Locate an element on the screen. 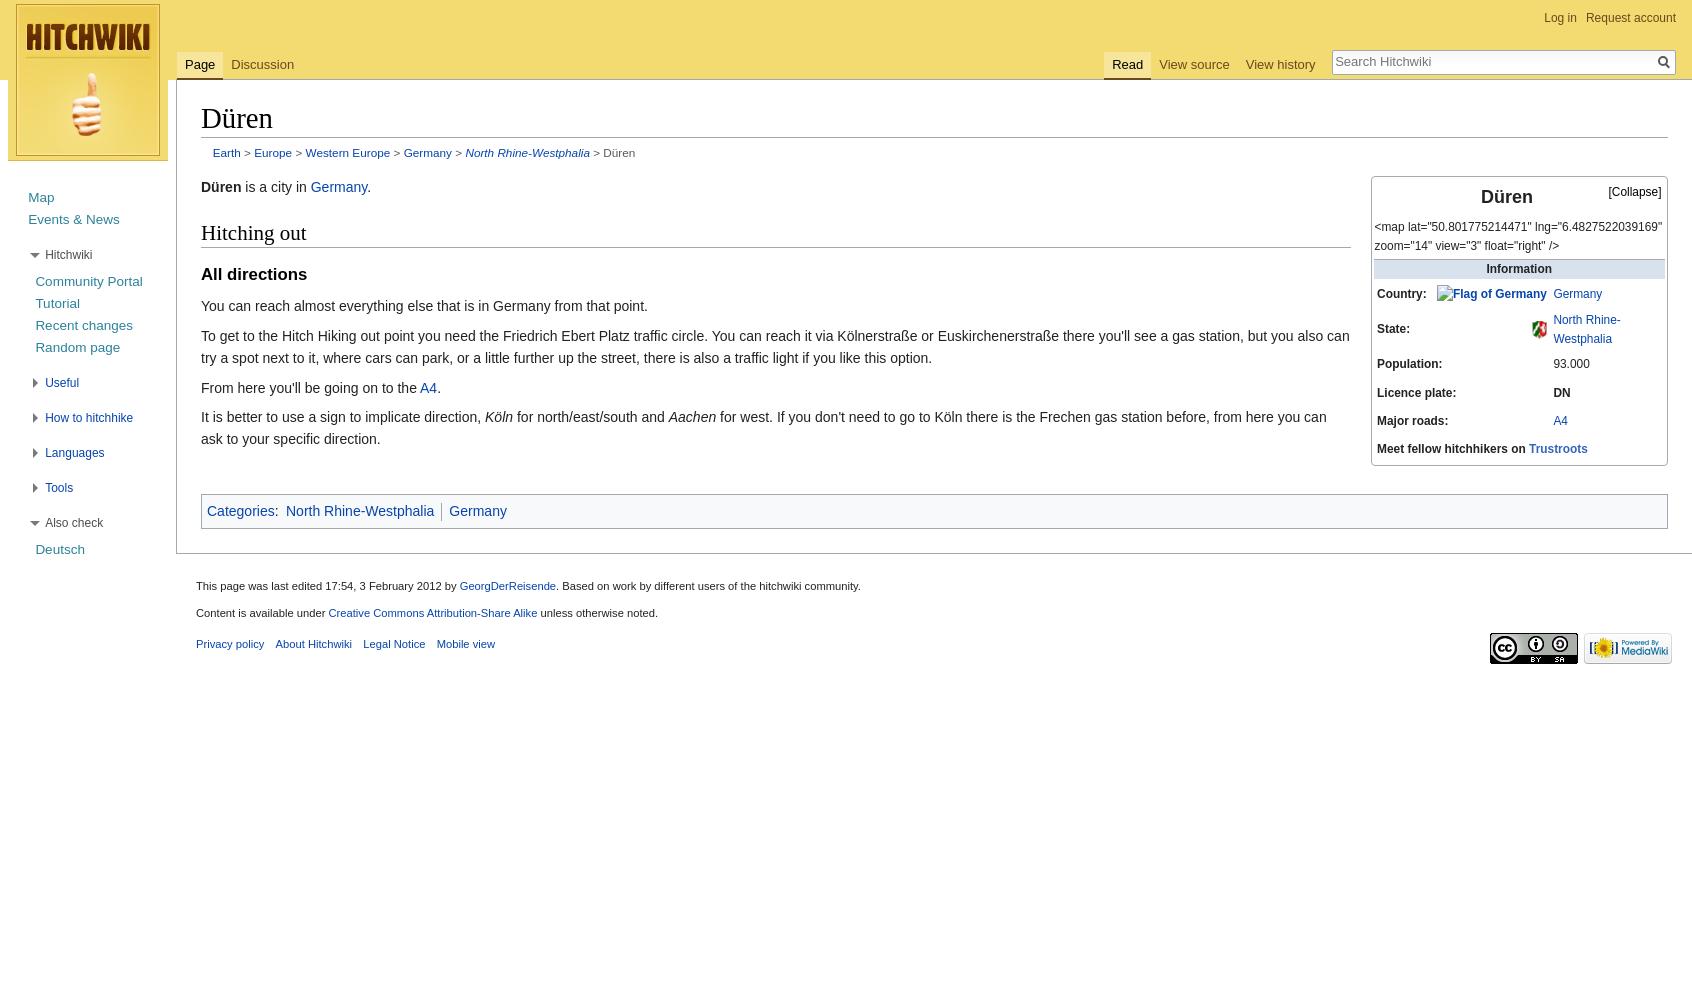 The image size is (1692, 1000). 'Western Europe' is located at coordinates (304, 151).